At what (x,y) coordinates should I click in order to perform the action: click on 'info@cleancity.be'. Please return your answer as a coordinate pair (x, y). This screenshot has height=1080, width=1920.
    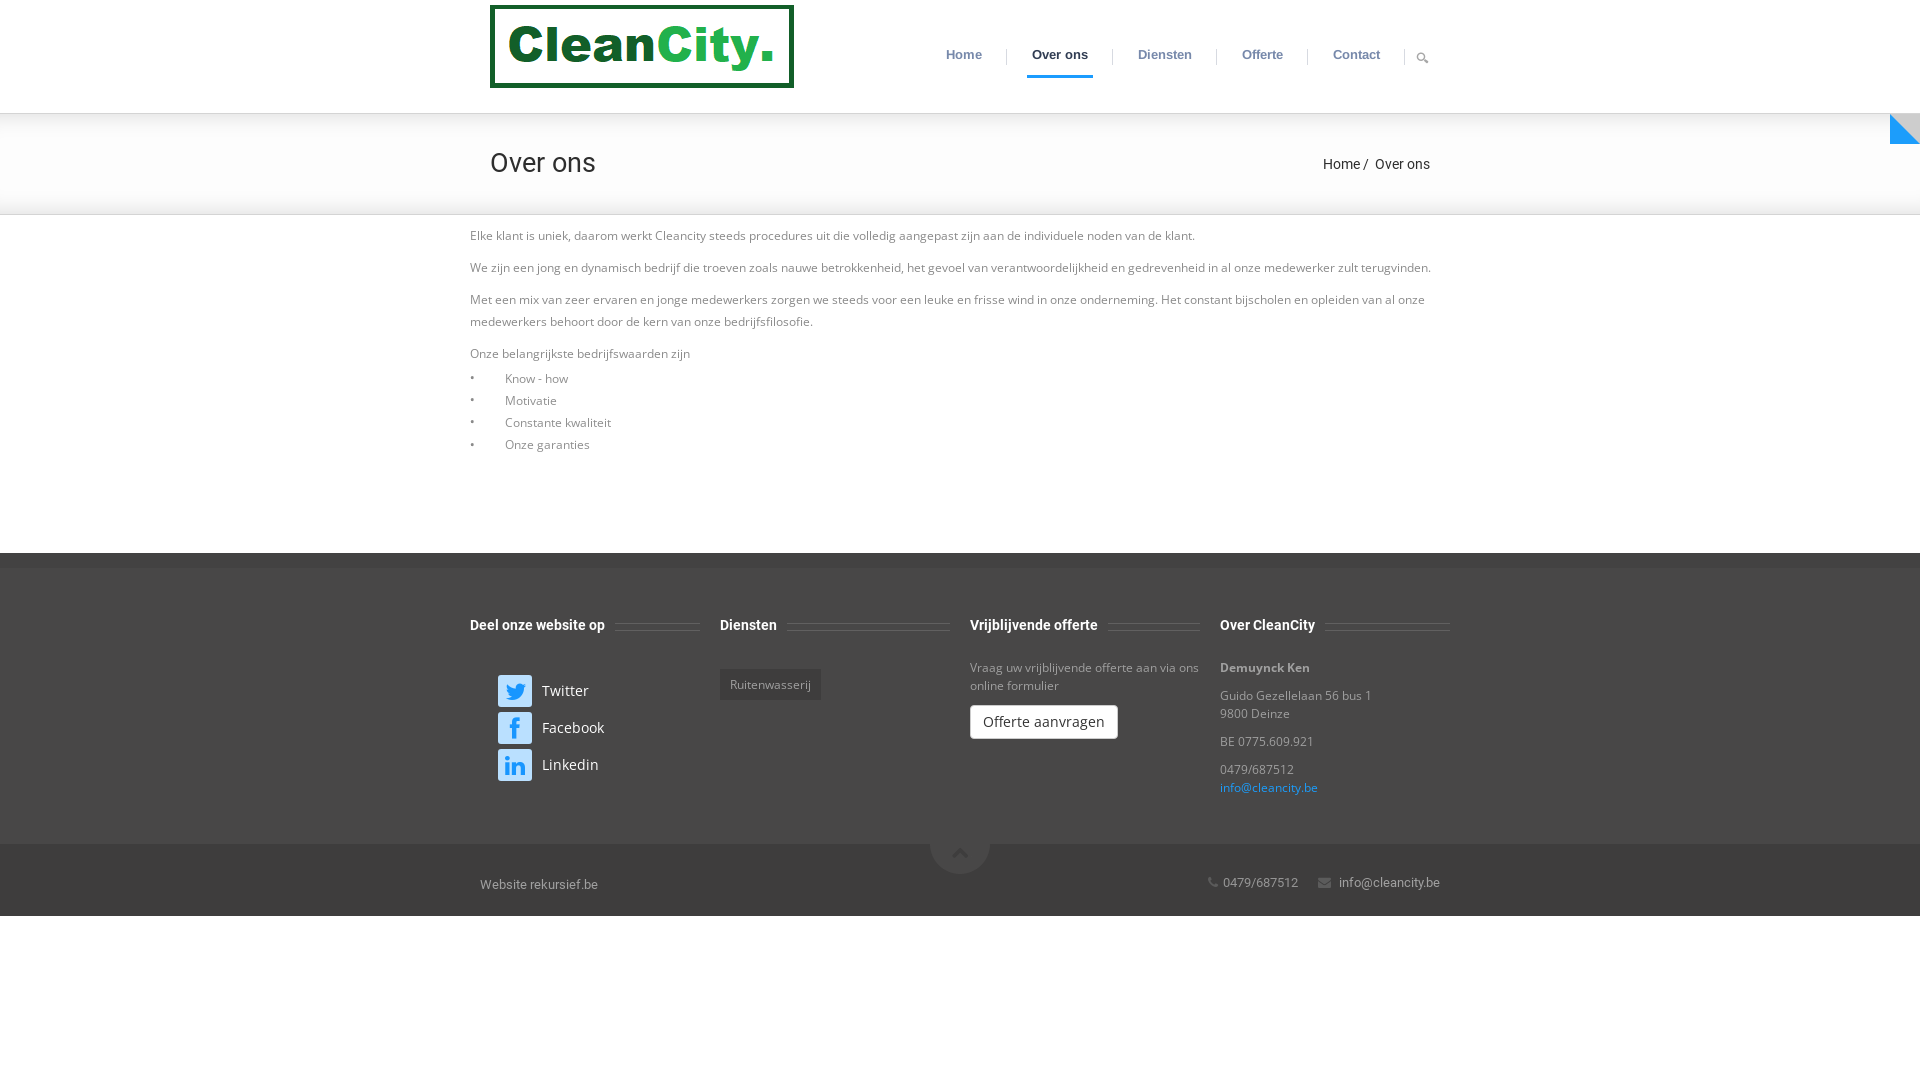
    Looking at the image, I should click on (1267, 786).